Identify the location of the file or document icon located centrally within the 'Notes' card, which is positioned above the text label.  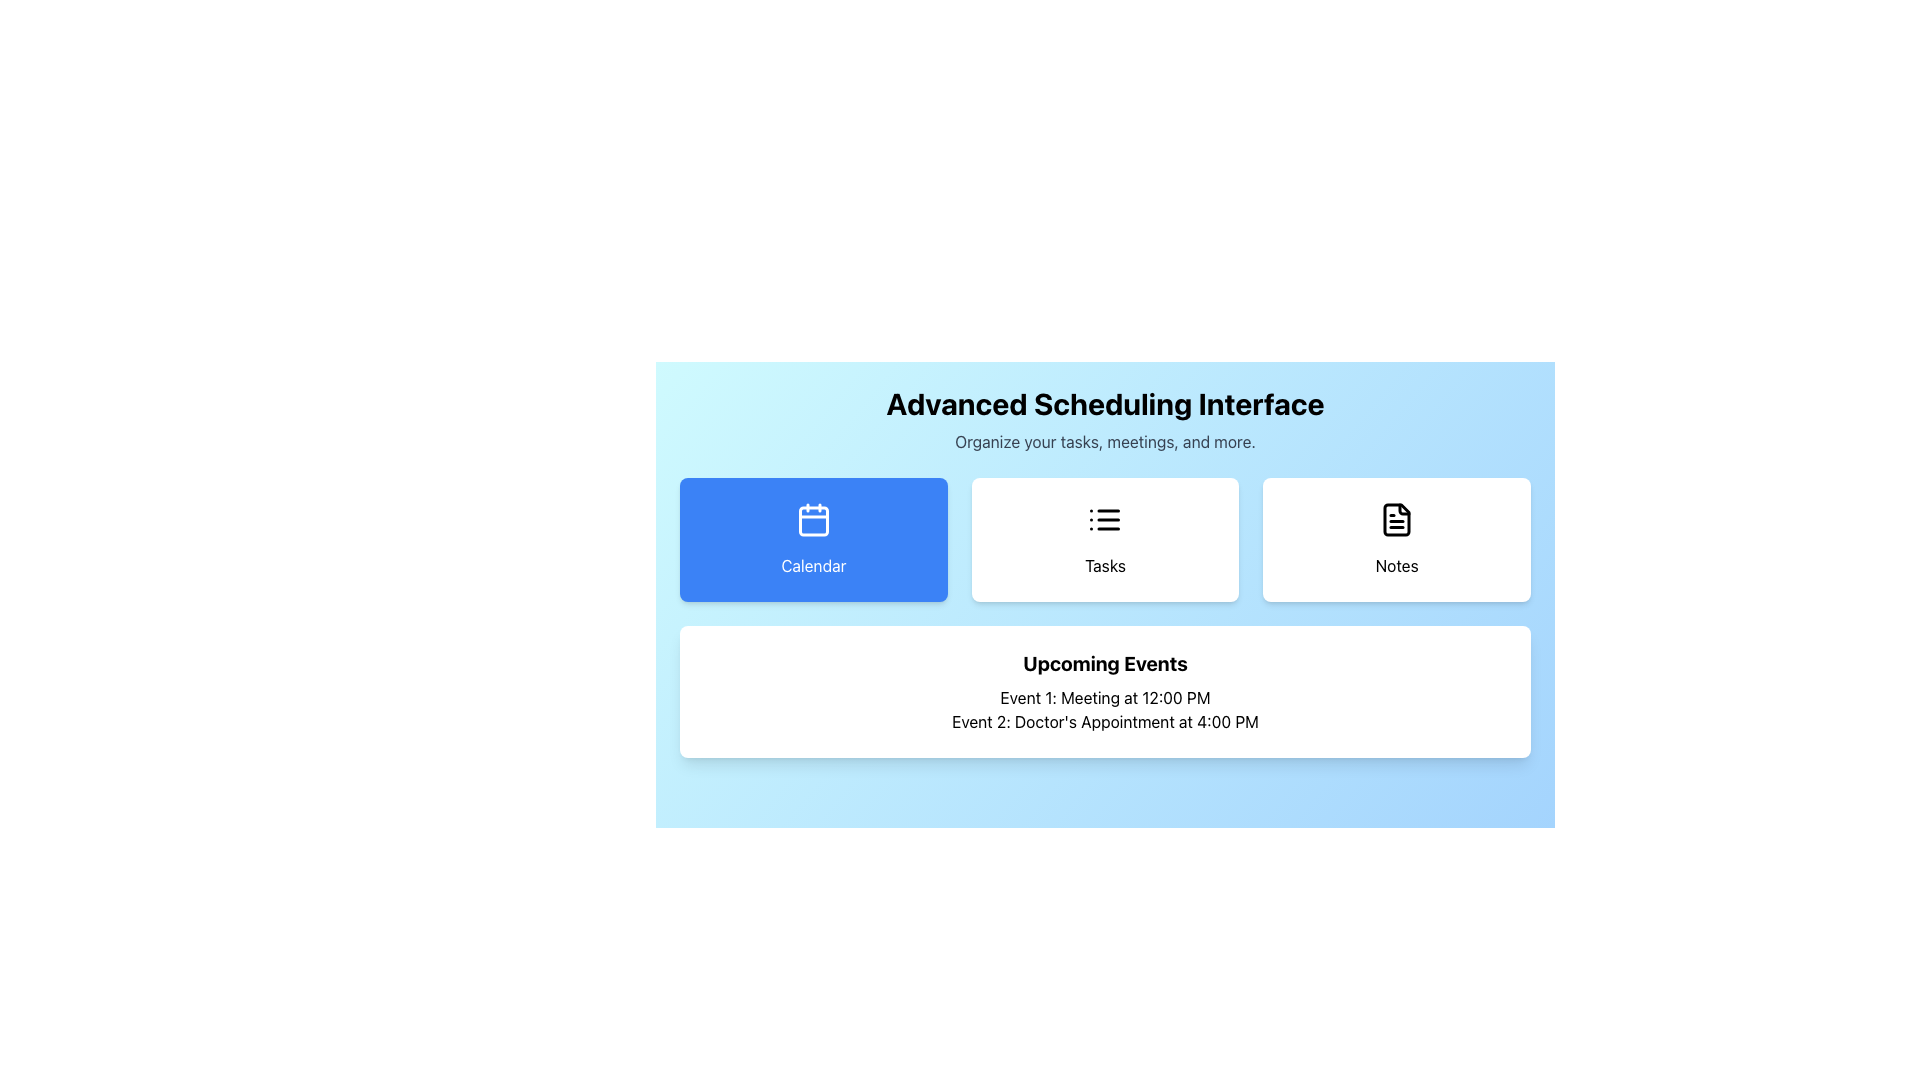
(1396, 519).